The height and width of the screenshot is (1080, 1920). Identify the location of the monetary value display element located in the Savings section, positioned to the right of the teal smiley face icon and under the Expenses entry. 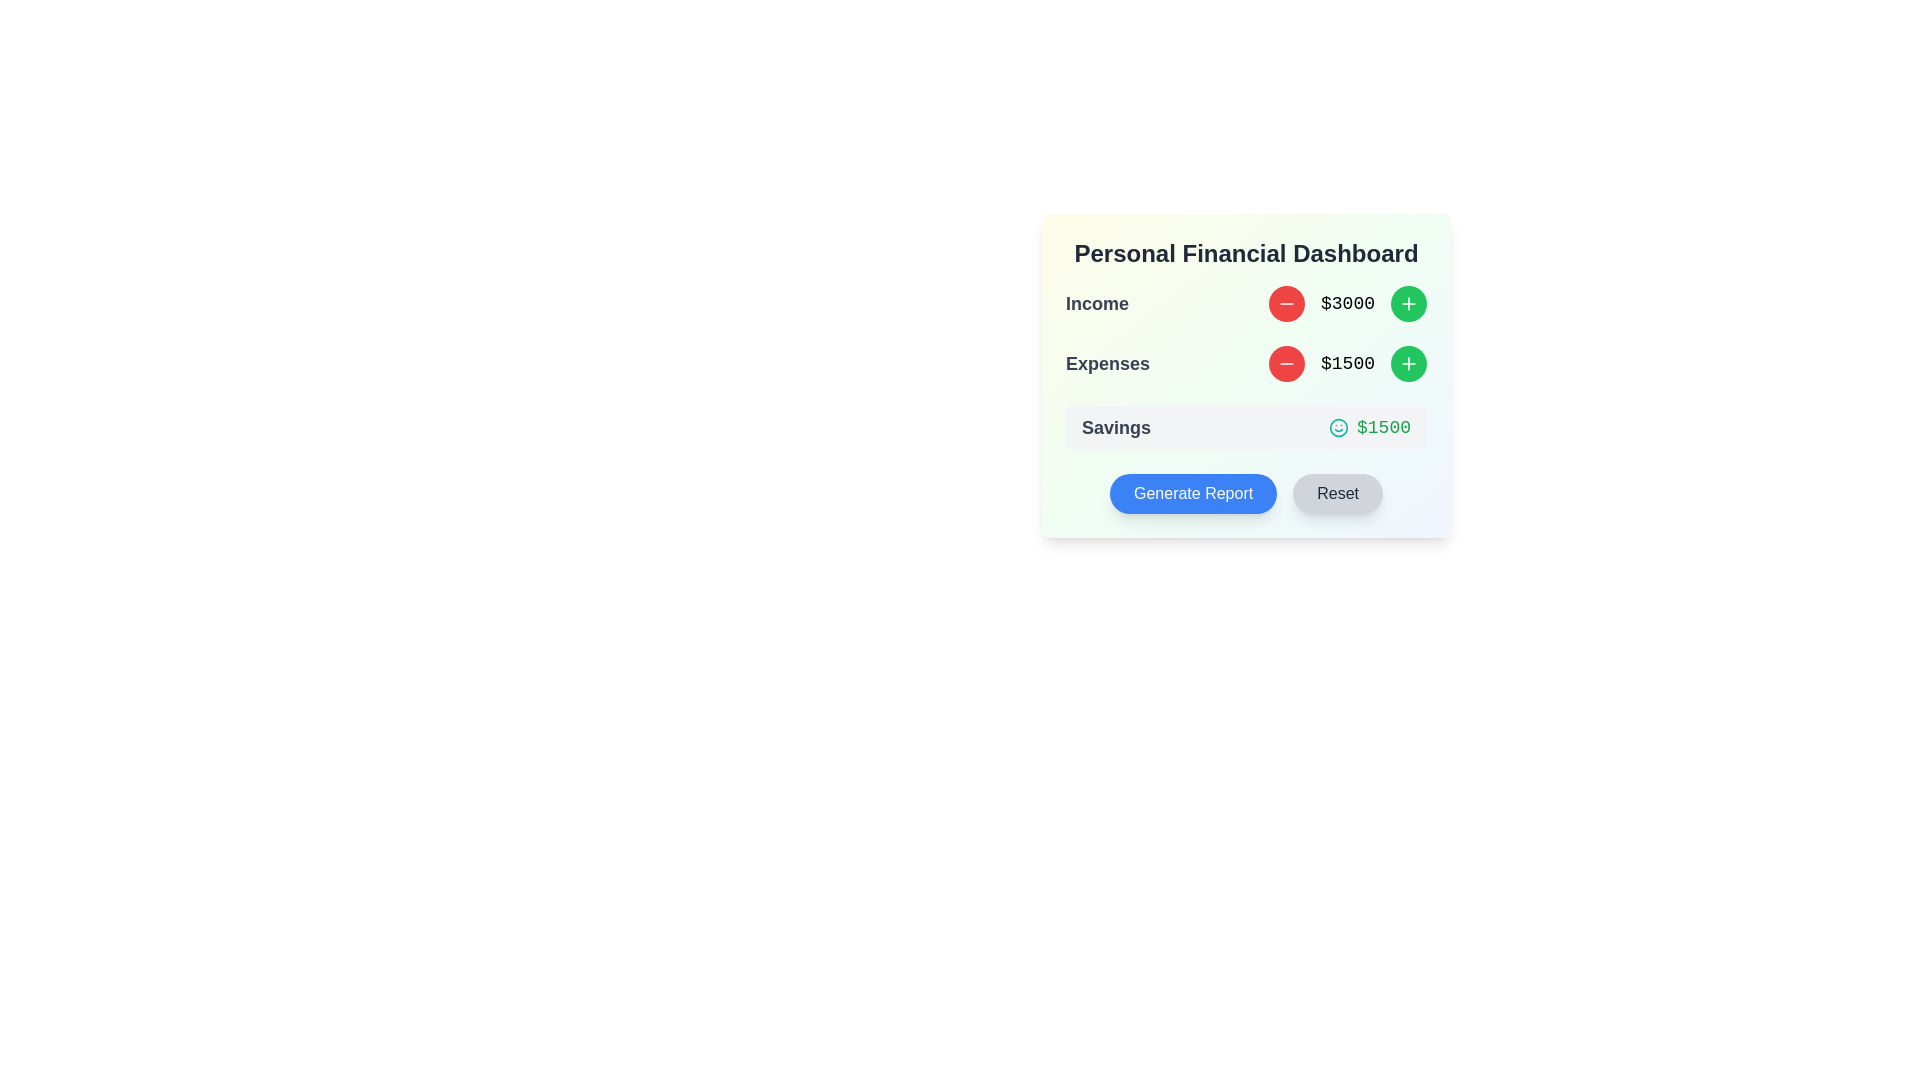
(1382, 427).